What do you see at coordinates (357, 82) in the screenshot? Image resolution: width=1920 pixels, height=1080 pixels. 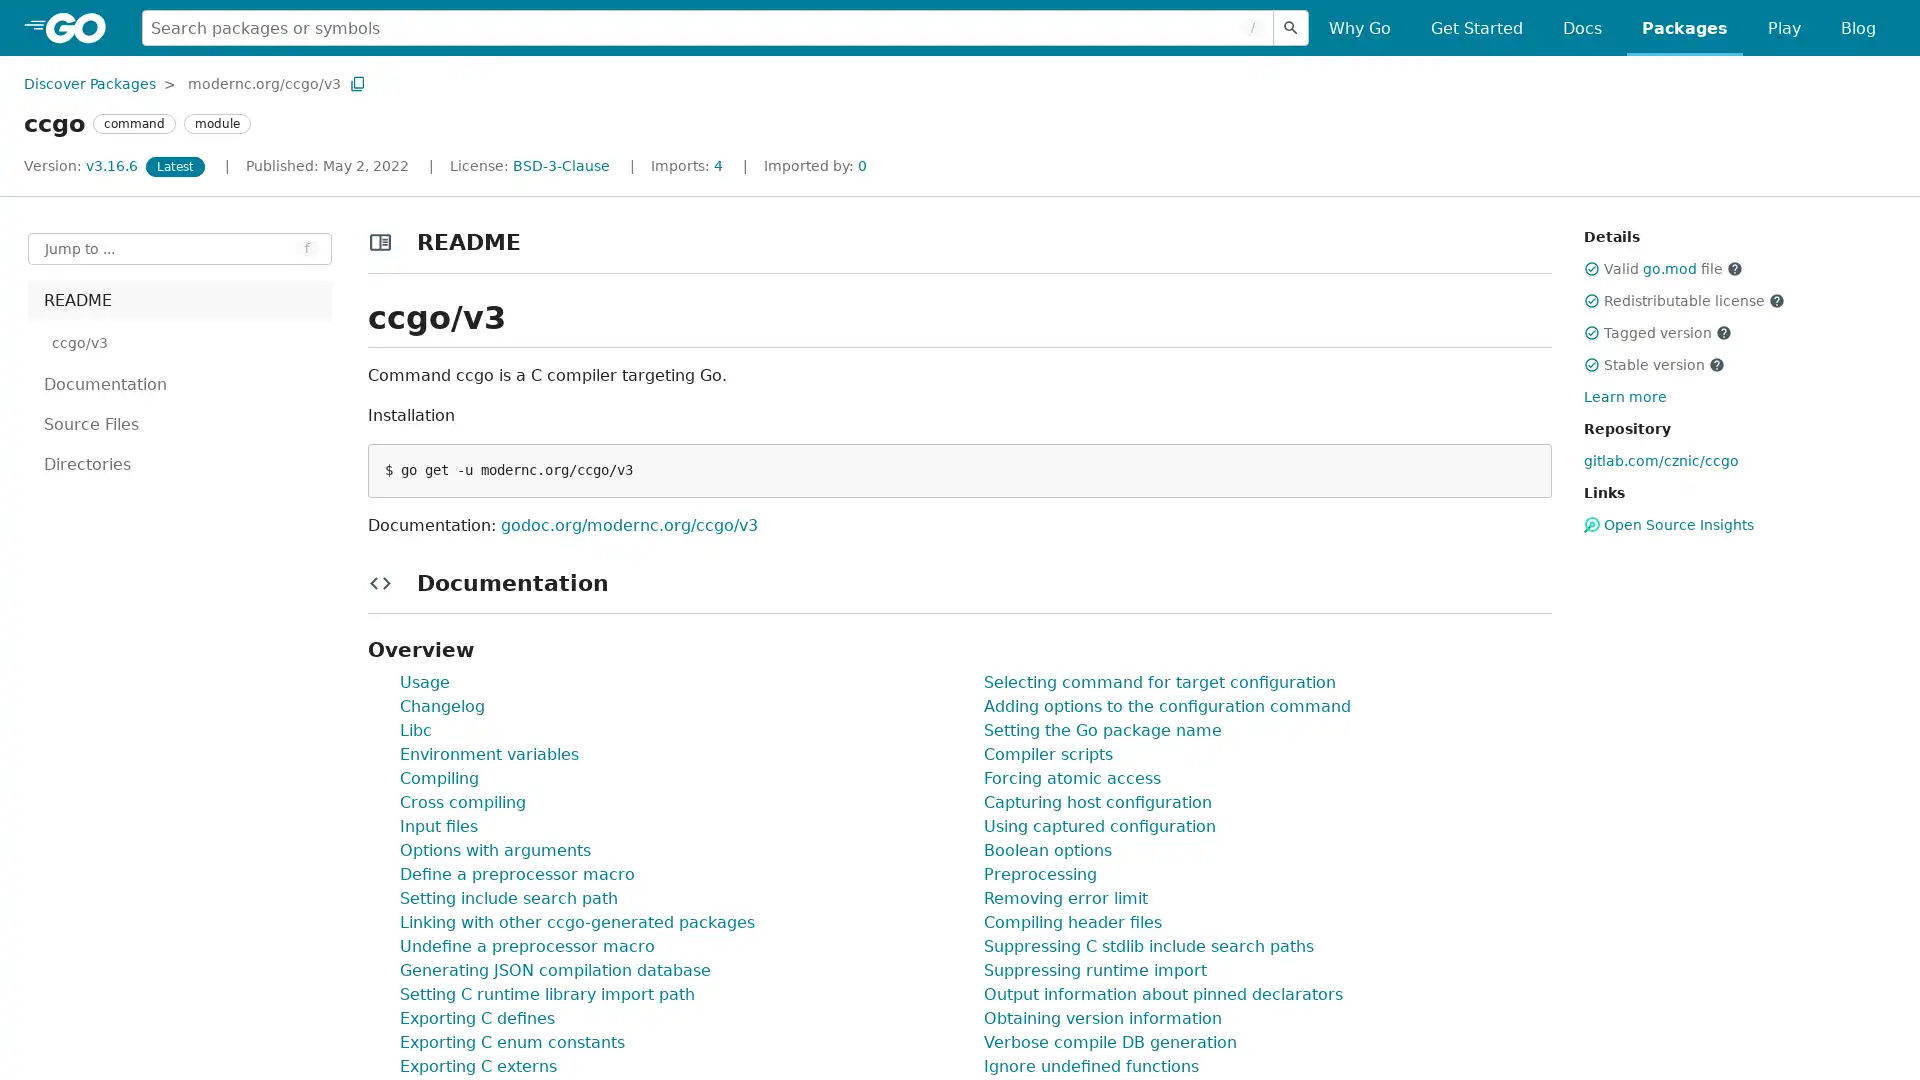 I see `Copy Path to Clipboard` at bounding box center [357, 82].